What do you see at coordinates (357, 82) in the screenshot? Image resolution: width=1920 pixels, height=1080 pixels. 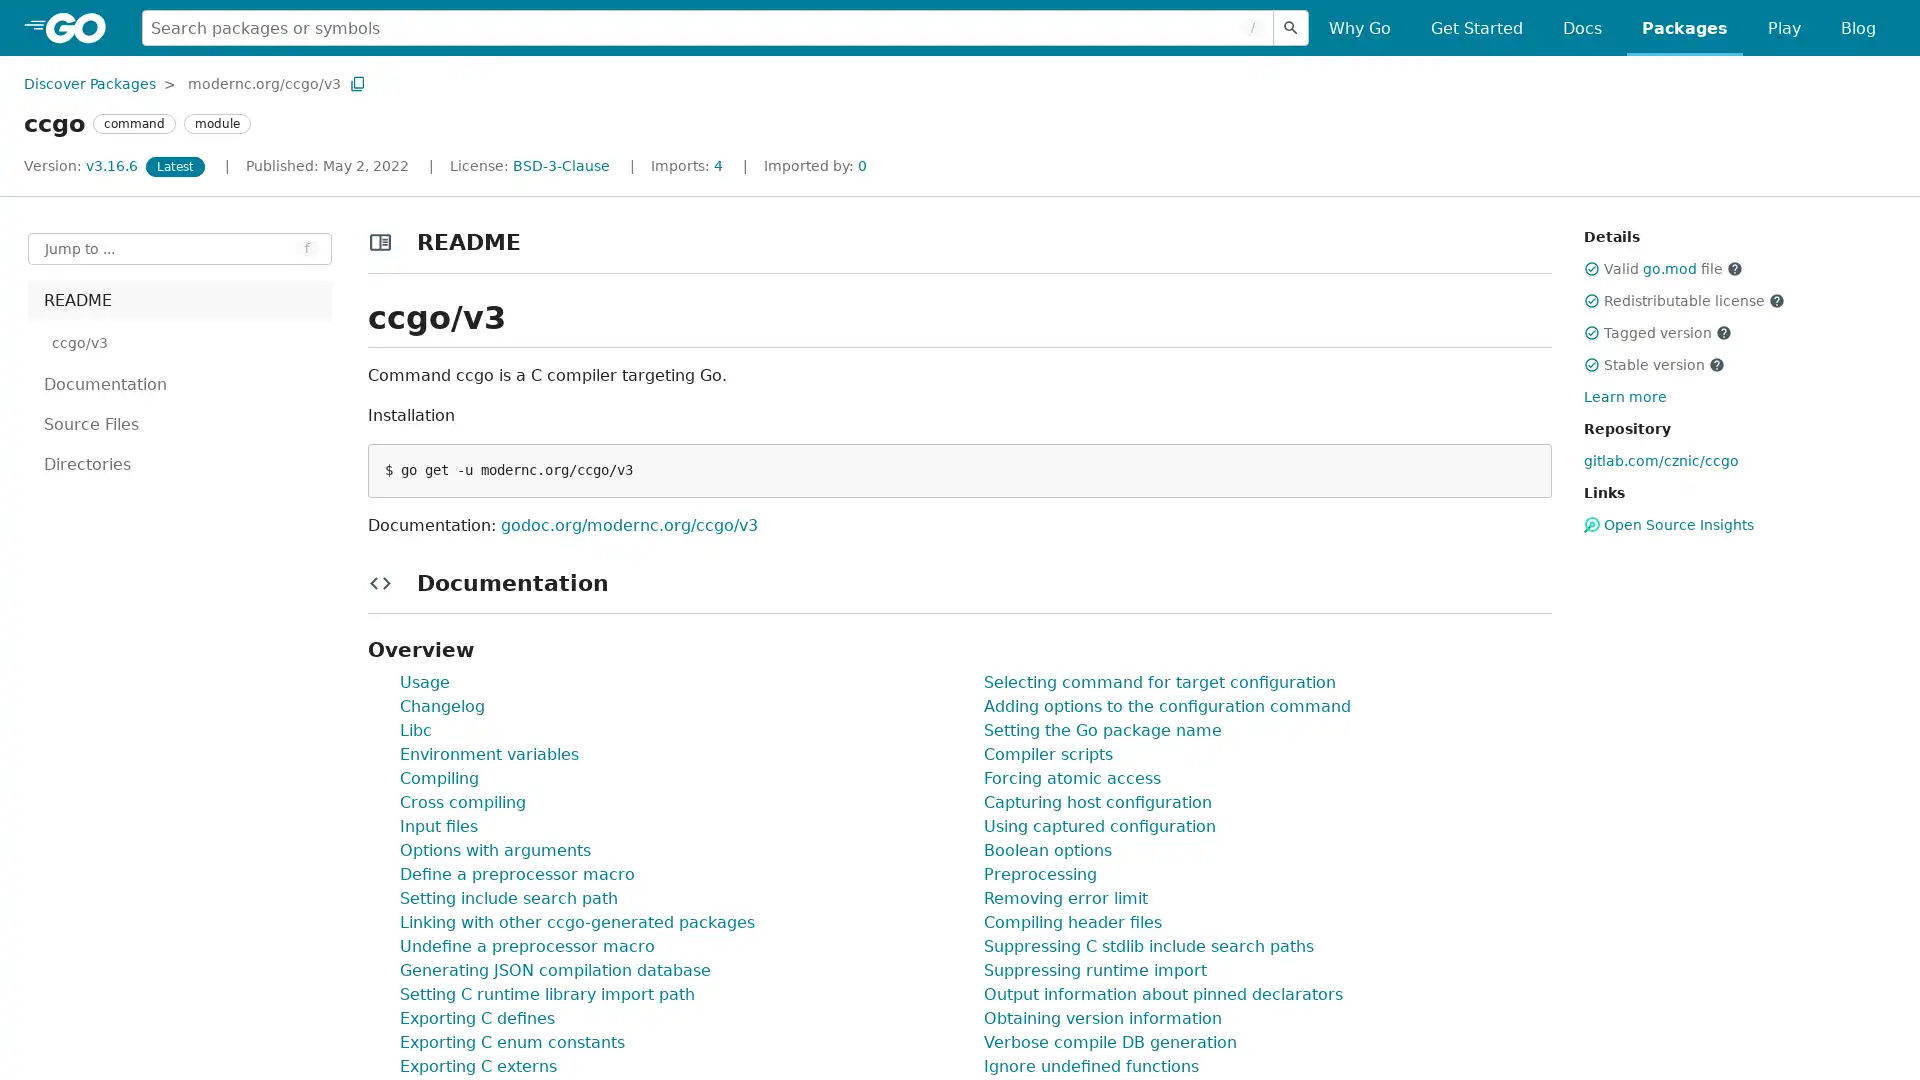 I see `Copy Path to Clipboard` at bounding box center [357, 82].